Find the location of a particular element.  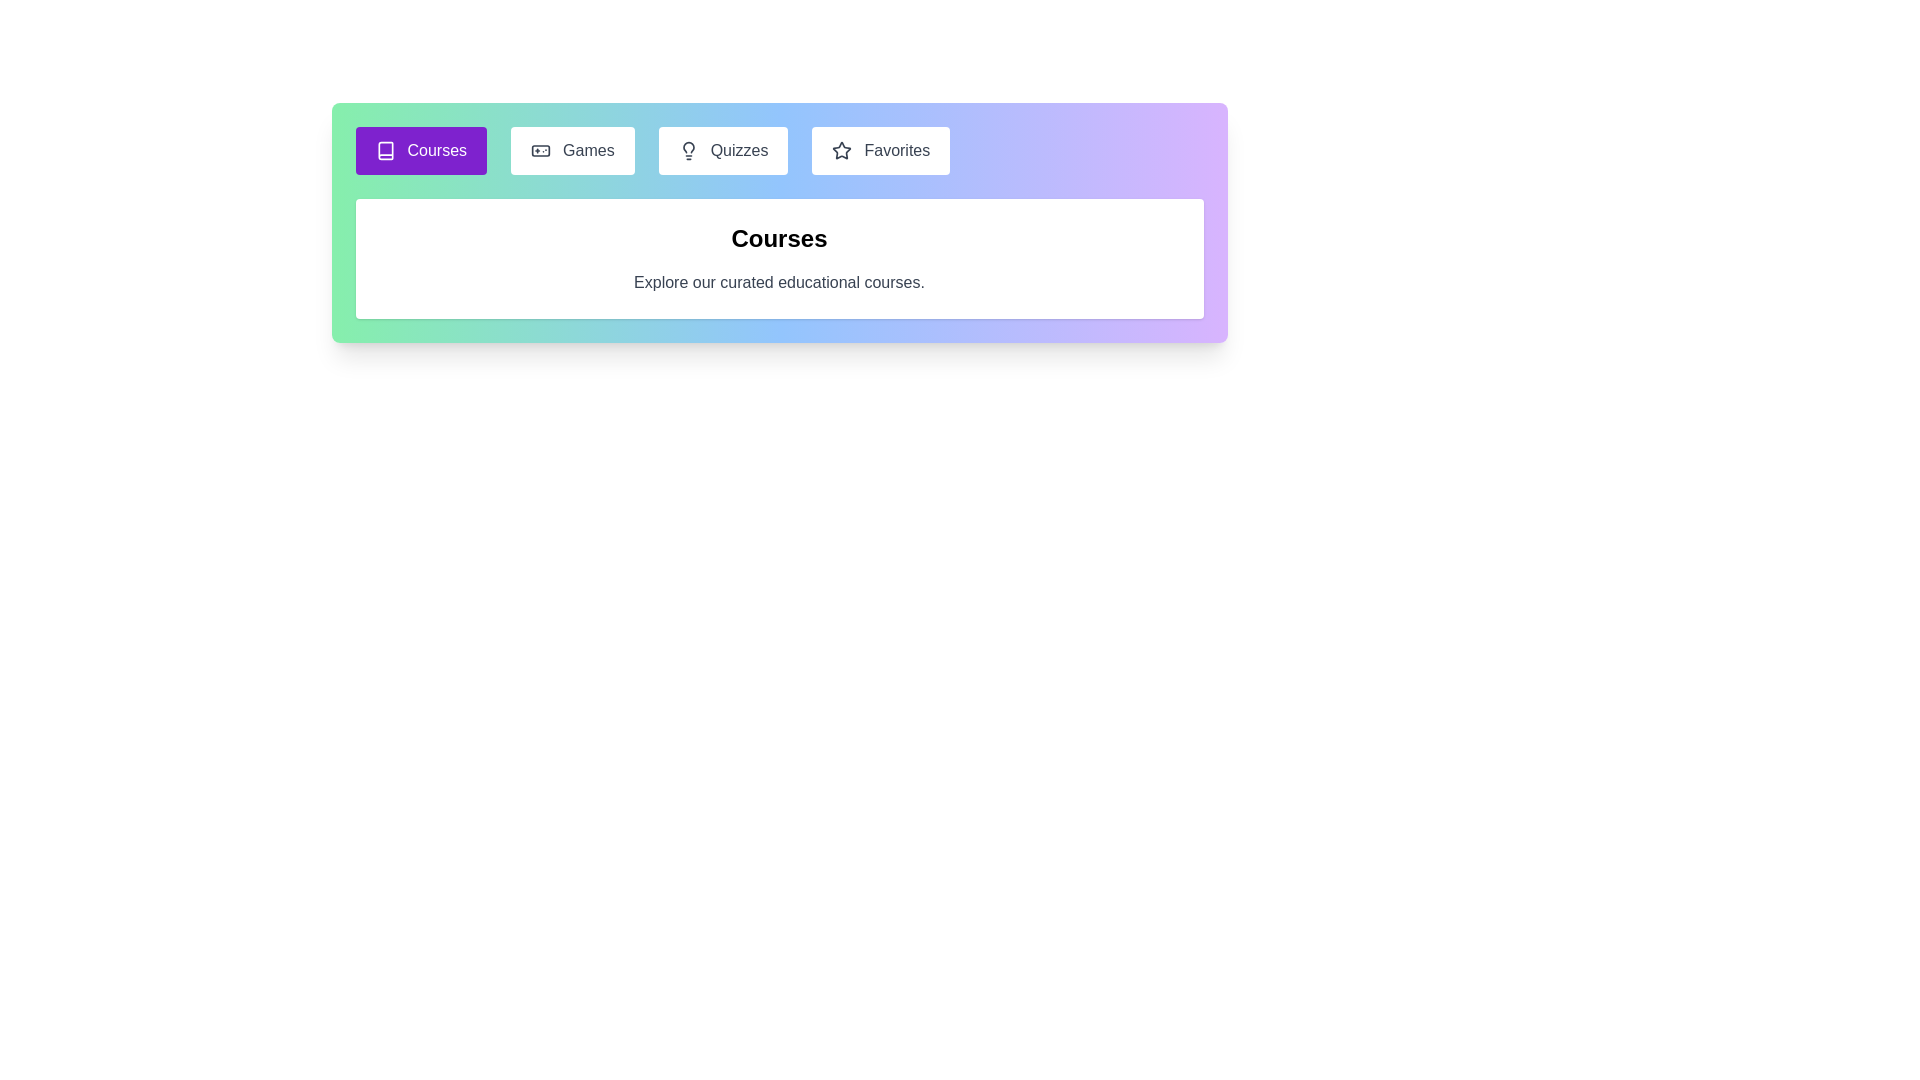

the tab labeled Quizzes is located at coordinates (722, 149).